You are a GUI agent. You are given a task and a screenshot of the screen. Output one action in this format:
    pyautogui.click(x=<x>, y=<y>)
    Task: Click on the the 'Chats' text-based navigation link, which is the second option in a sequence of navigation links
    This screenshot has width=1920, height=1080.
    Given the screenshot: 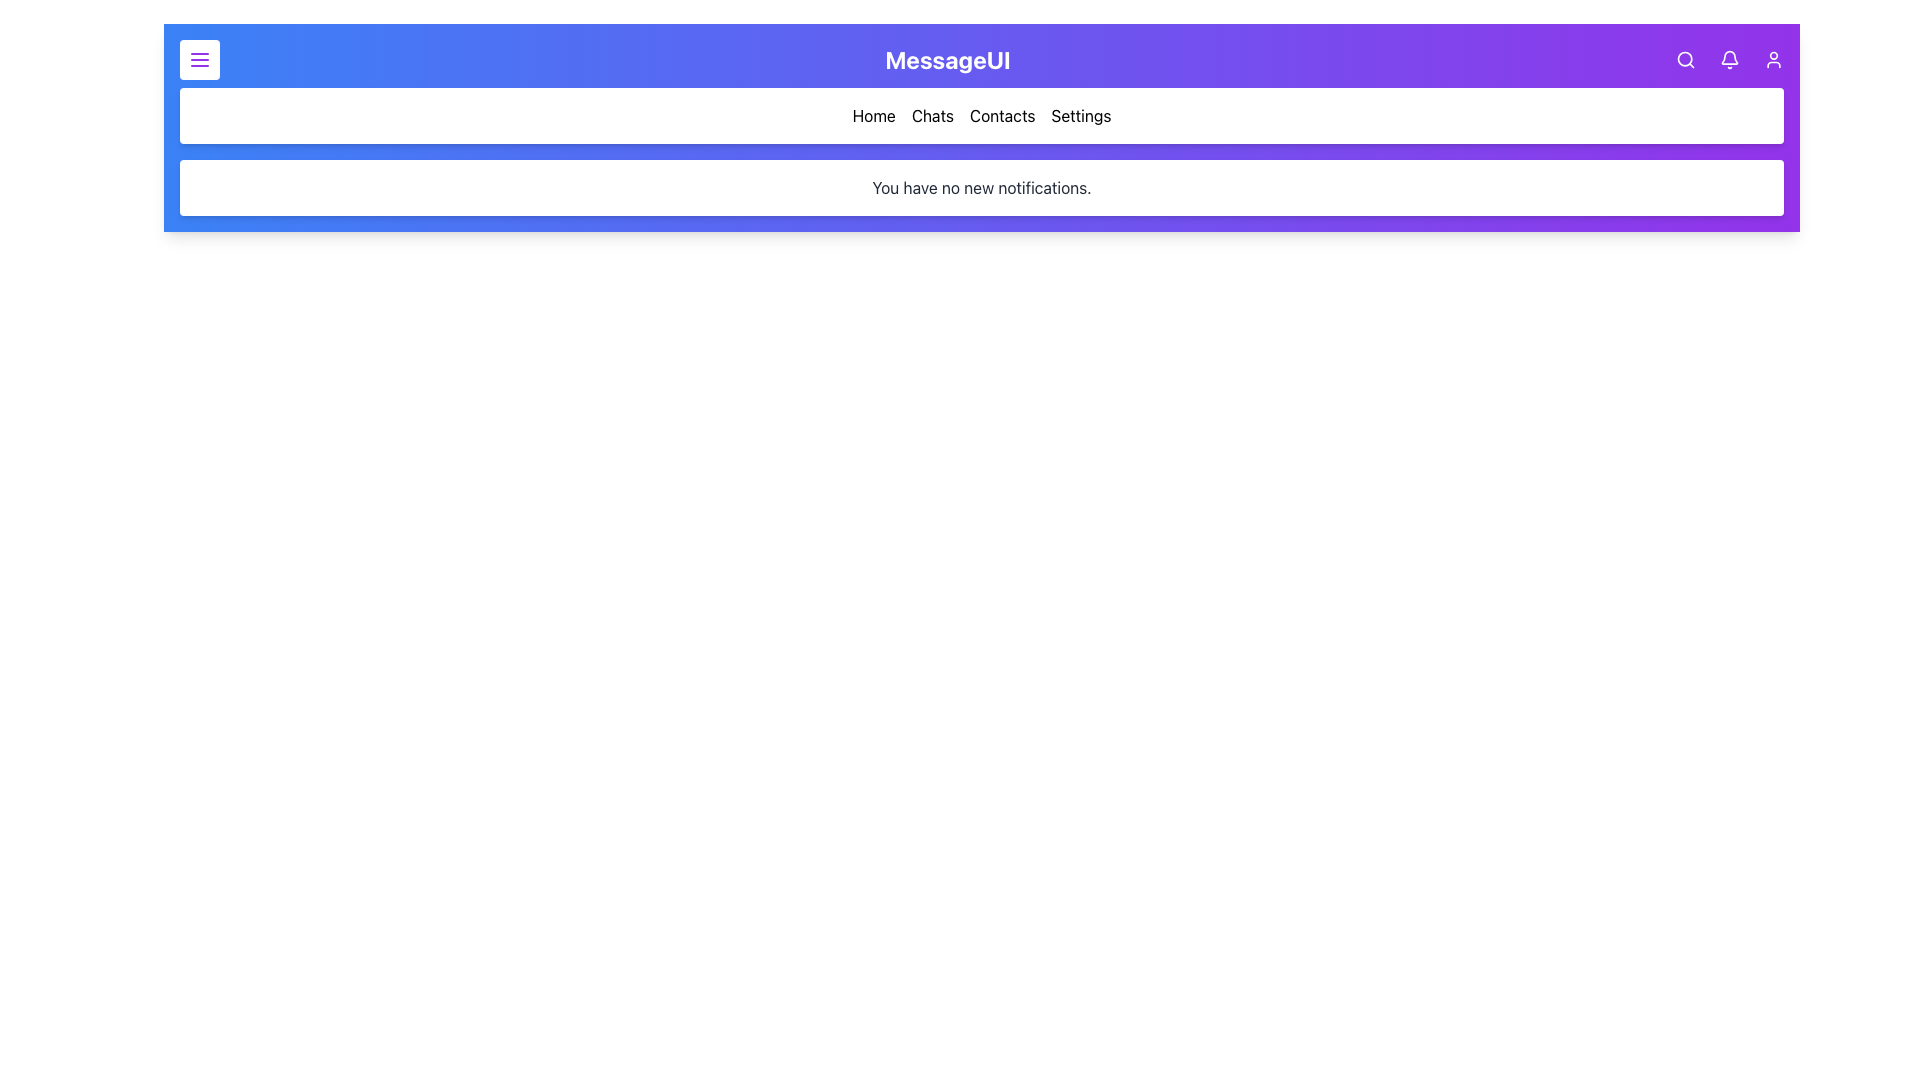 What is the action you would take?
    pyautogui.click(x=931, y=115)
    